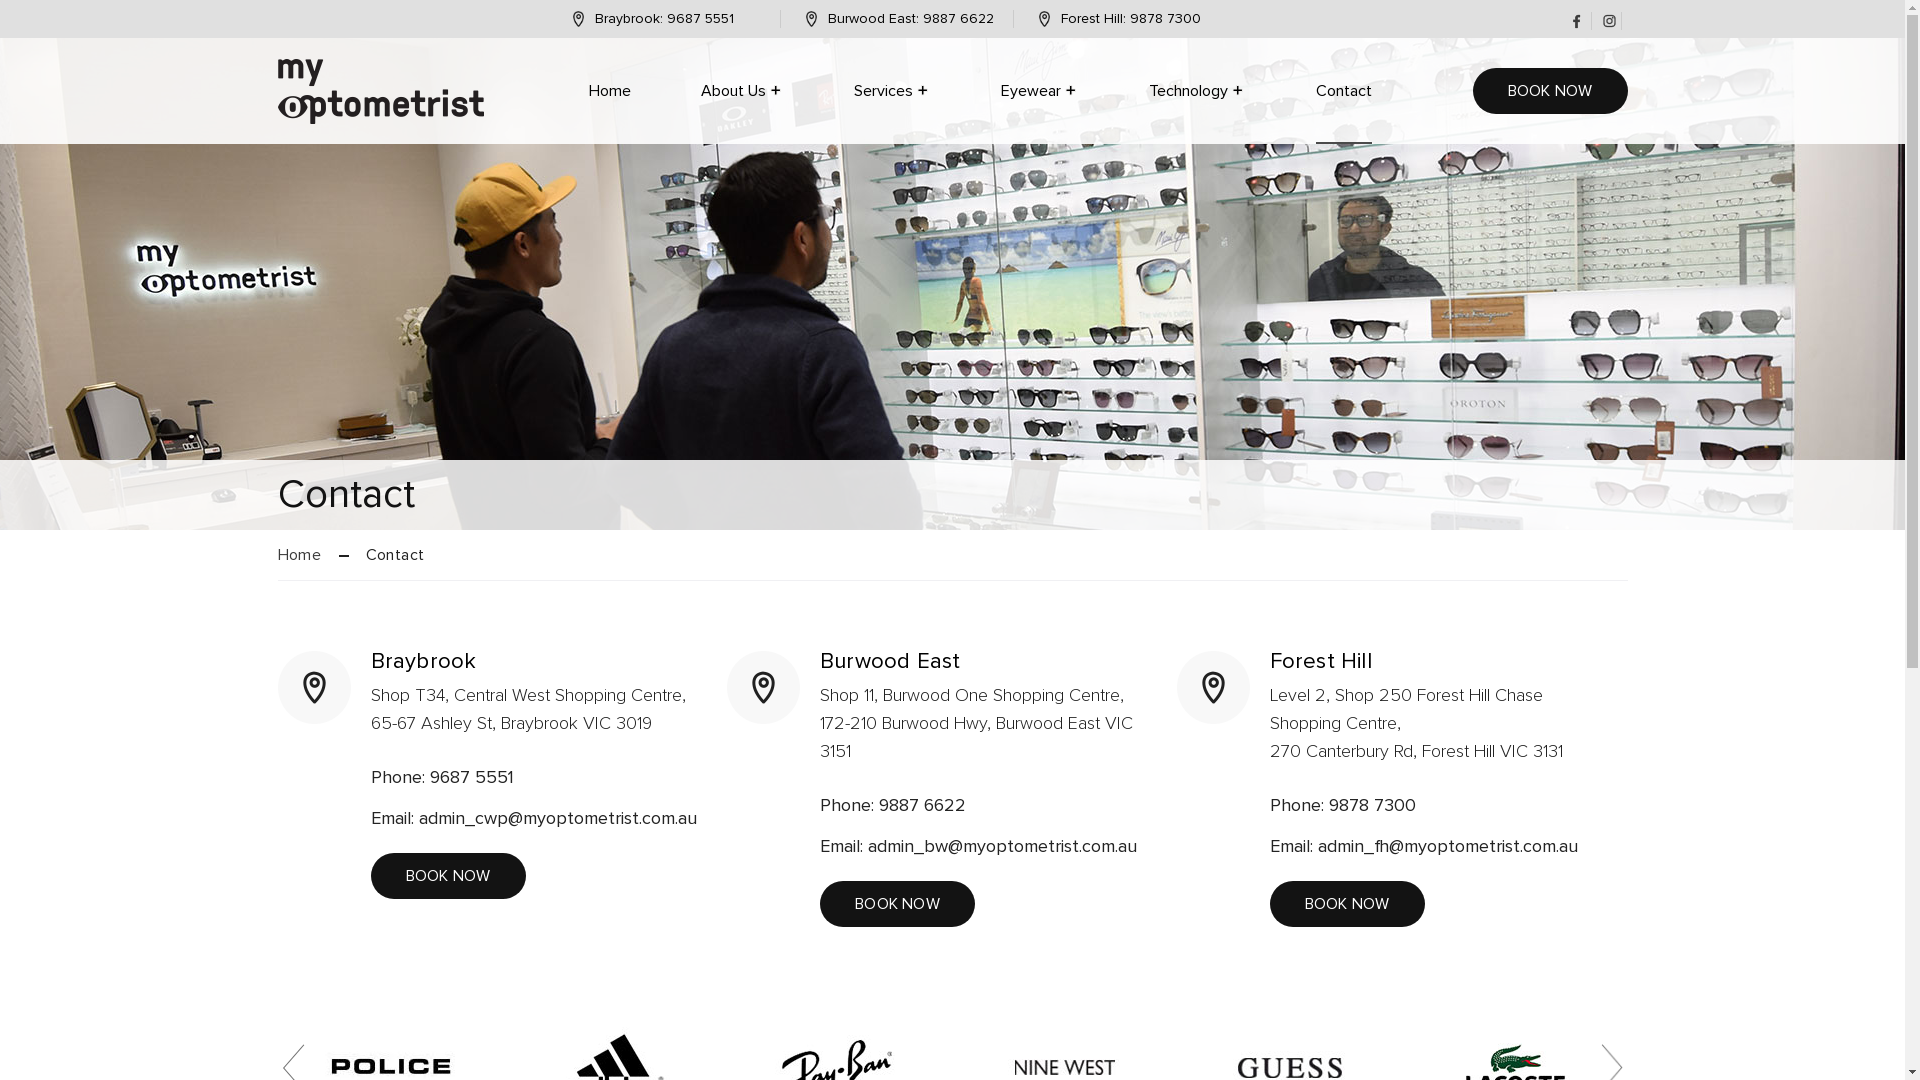 The height and width of the screenshot is (1080, 1920). I want to click on 'Medmont Automated Perimeter', so click(1275, 164).